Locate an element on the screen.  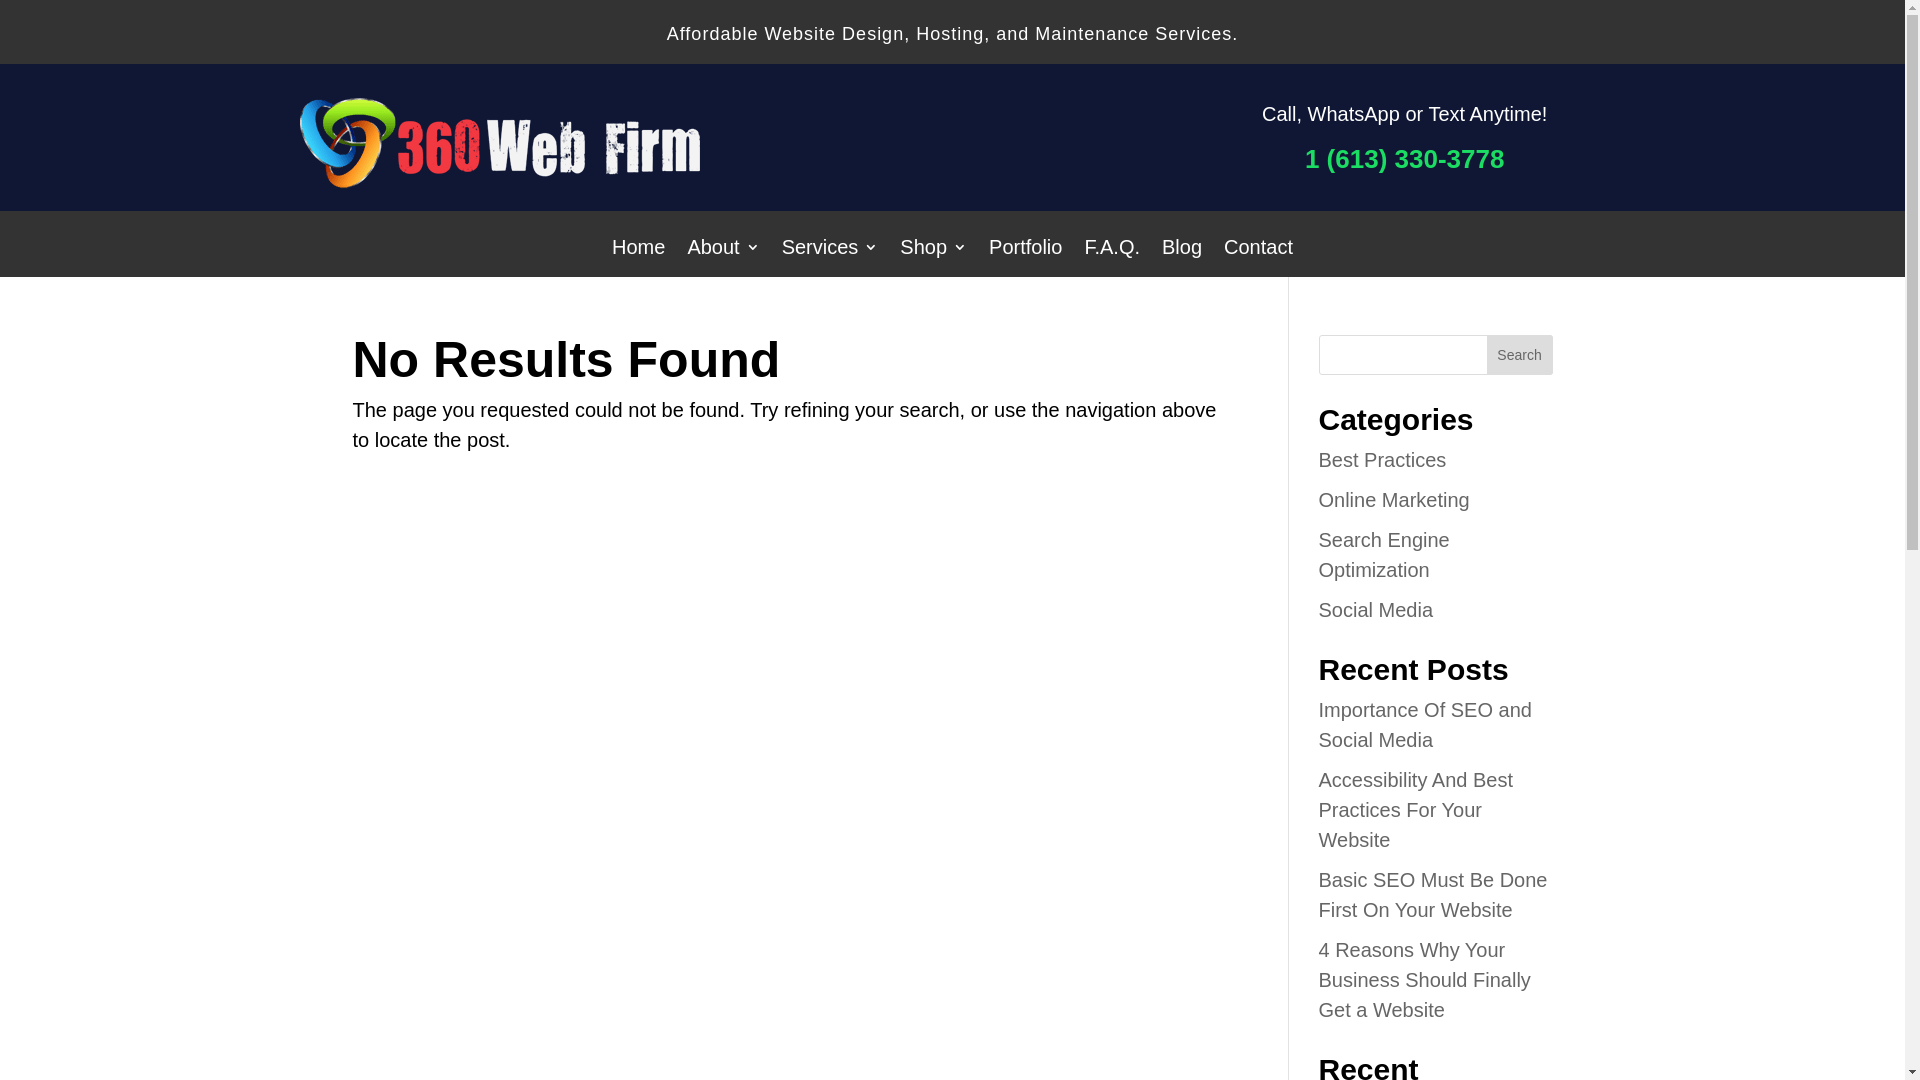
'About' is located at coordinates (722, 249).